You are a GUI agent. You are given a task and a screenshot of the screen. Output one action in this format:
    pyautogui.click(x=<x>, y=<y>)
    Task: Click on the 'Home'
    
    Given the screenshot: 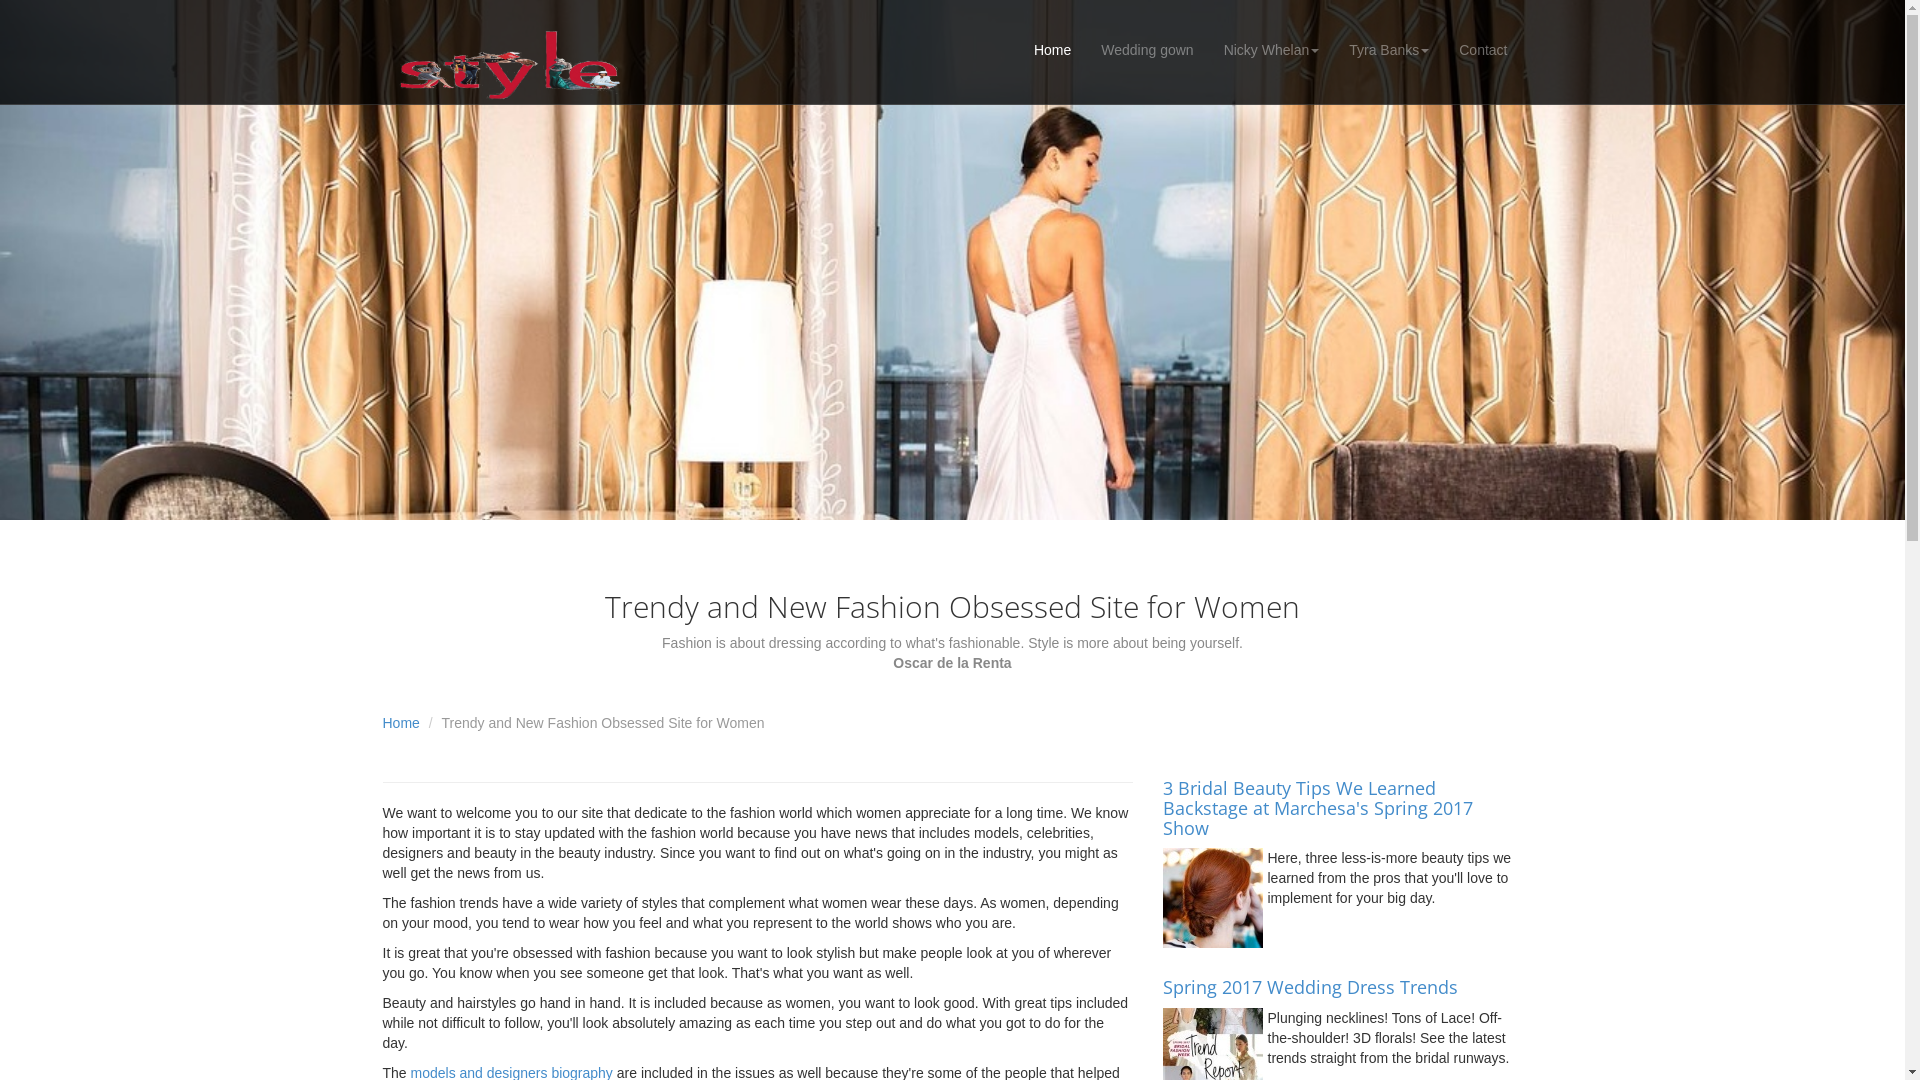 What is the action you would take?
    pyautogui.click(x=400, y=722)
    